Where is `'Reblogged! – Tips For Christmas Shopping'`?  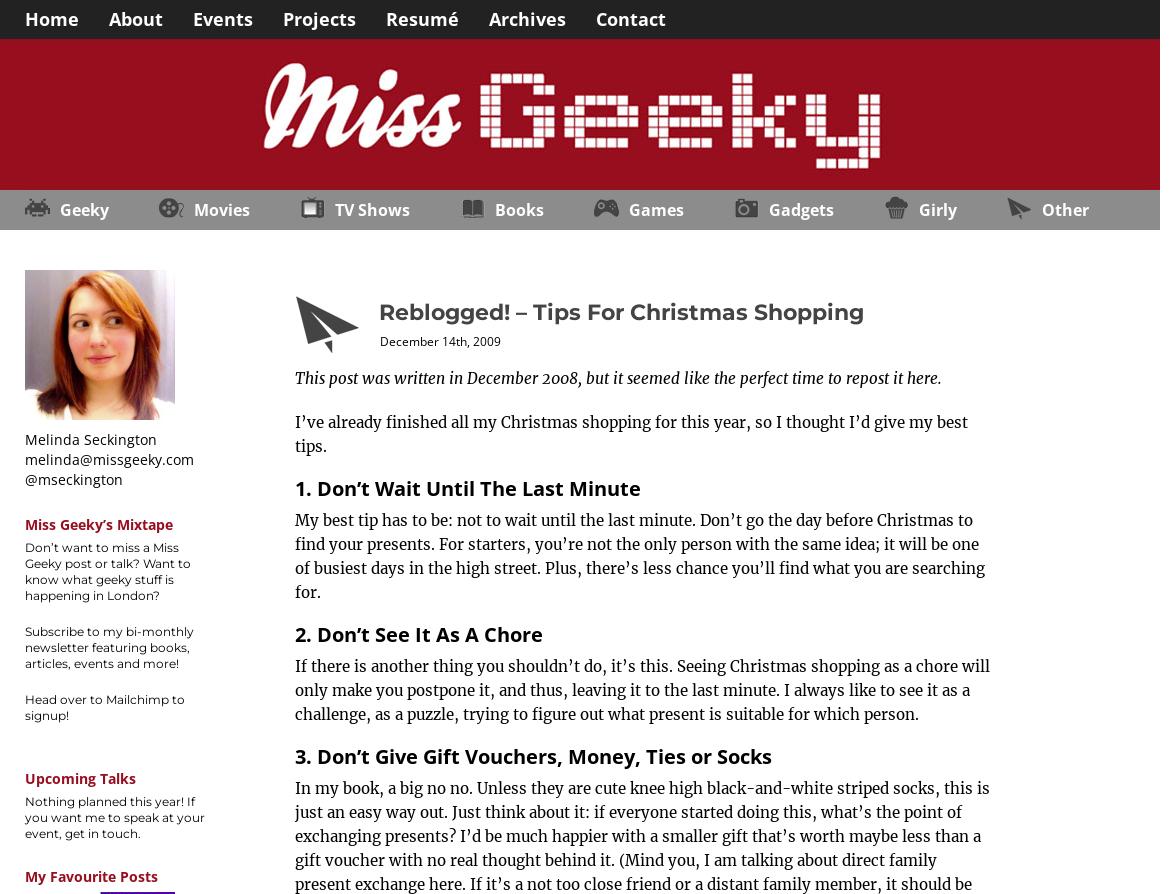
'Reblogged! – Tips For Christmas Shopping' is located at coordinates (621, 311).